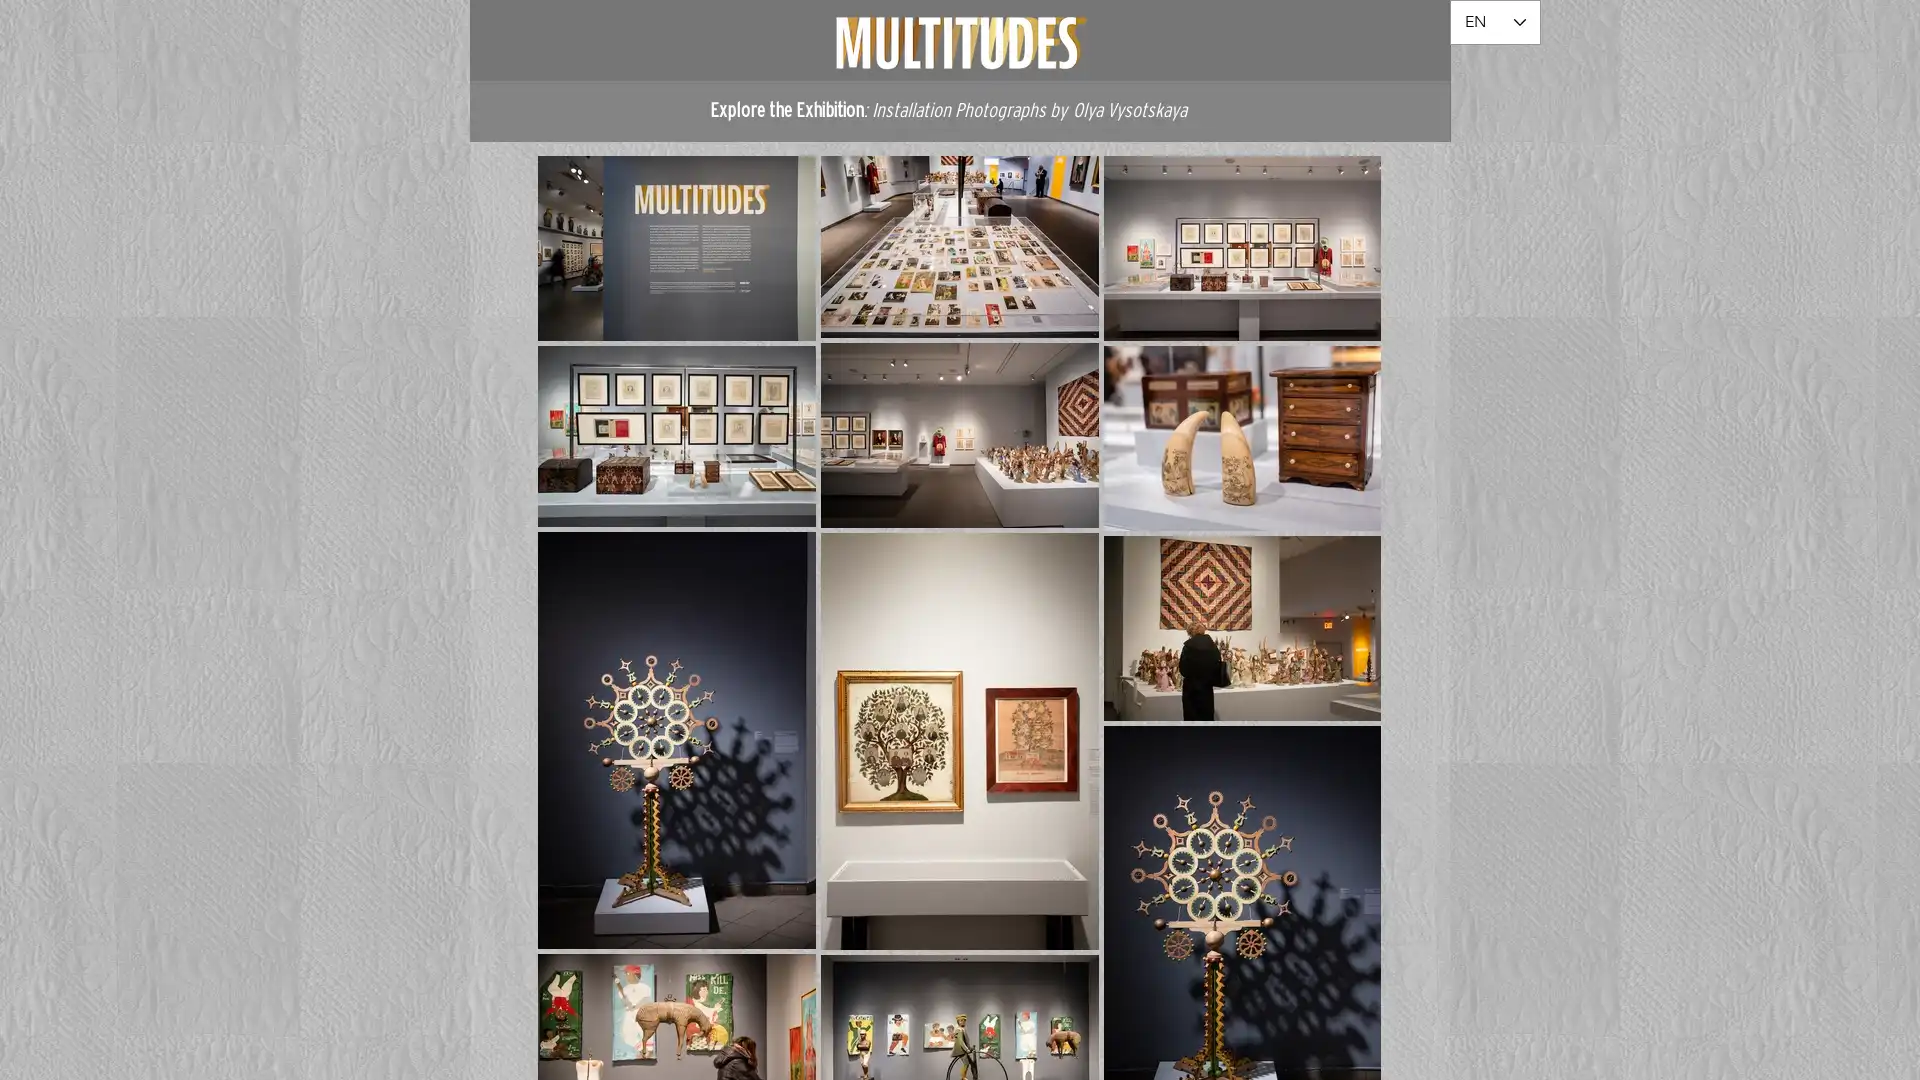 The image size is (1920, 1080). I want to click on EX - 2022 - Multitudes - AFAM - 045.jpg, so click(960, 434).